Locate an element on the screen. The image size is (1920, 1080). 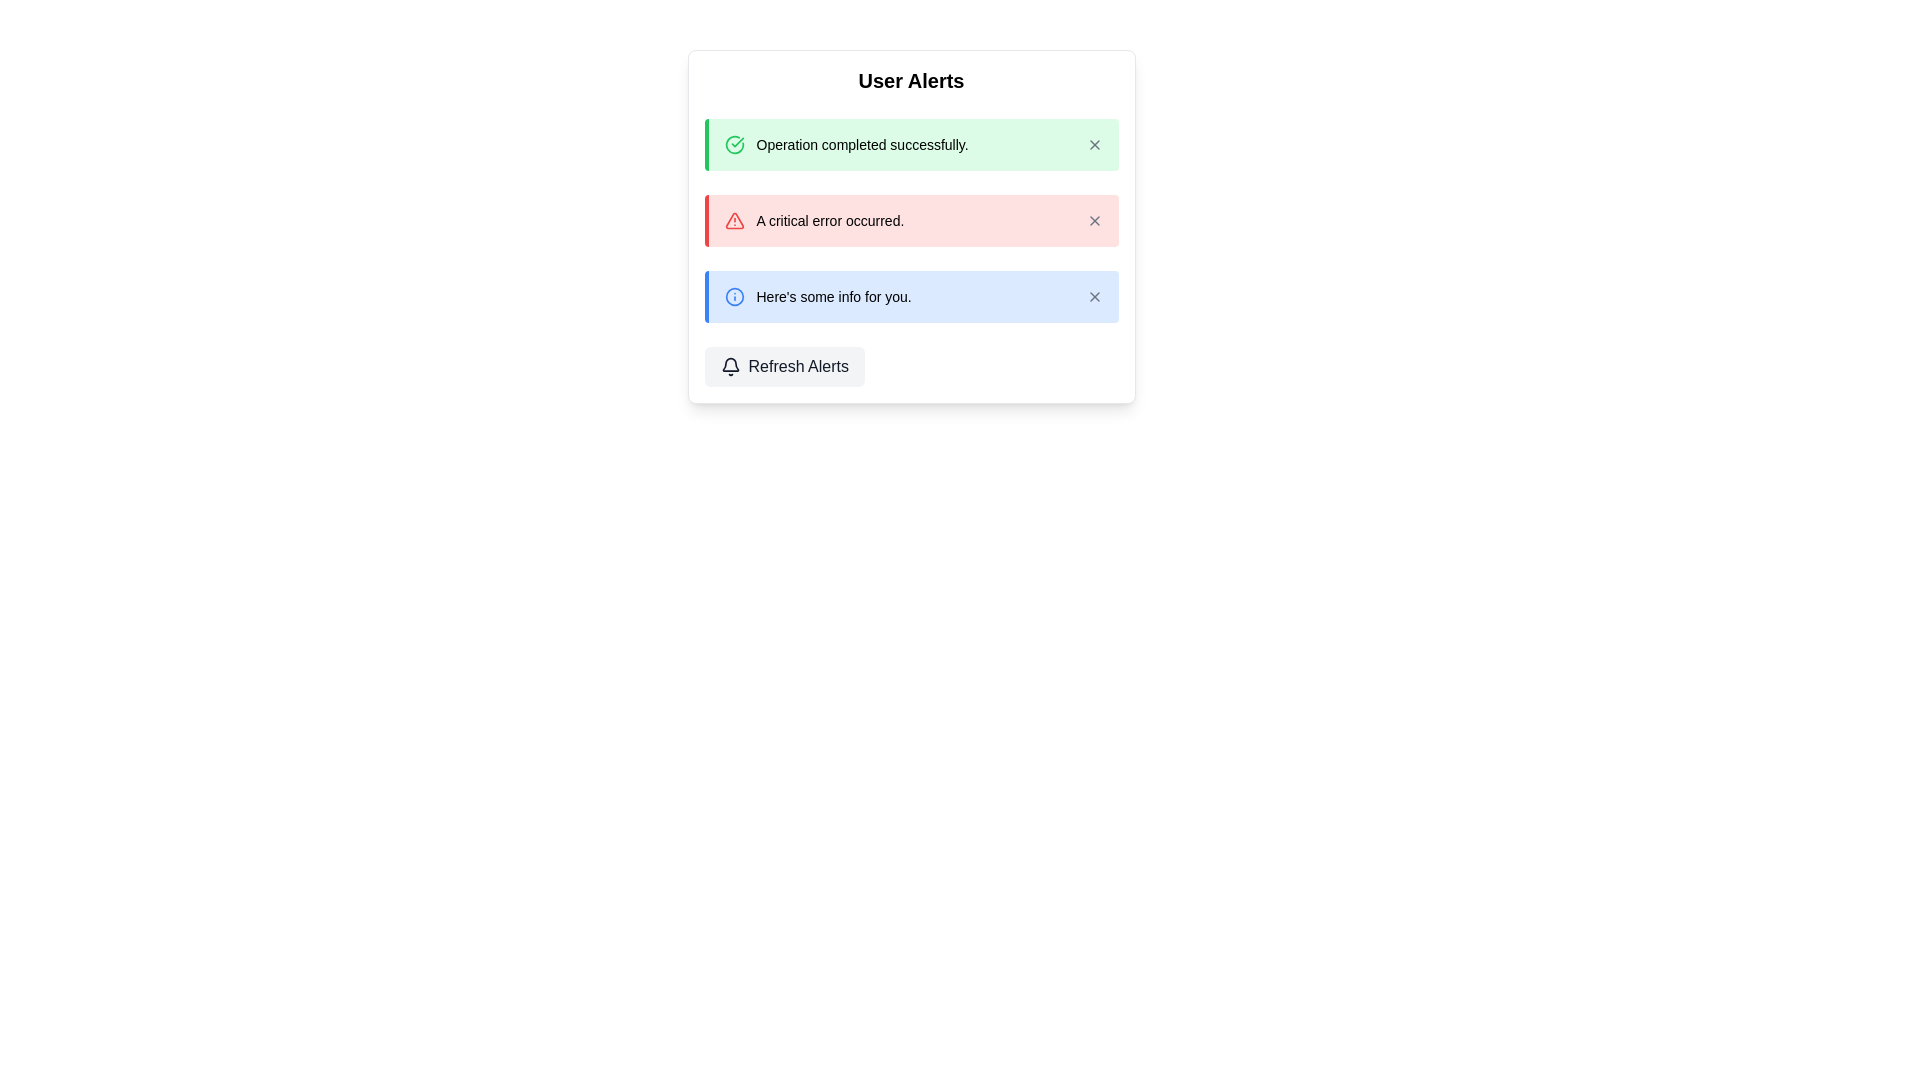
the circular graphical element that indicates information in the third alert item titled 'User Alerts' is located at coordinates (733, 297).